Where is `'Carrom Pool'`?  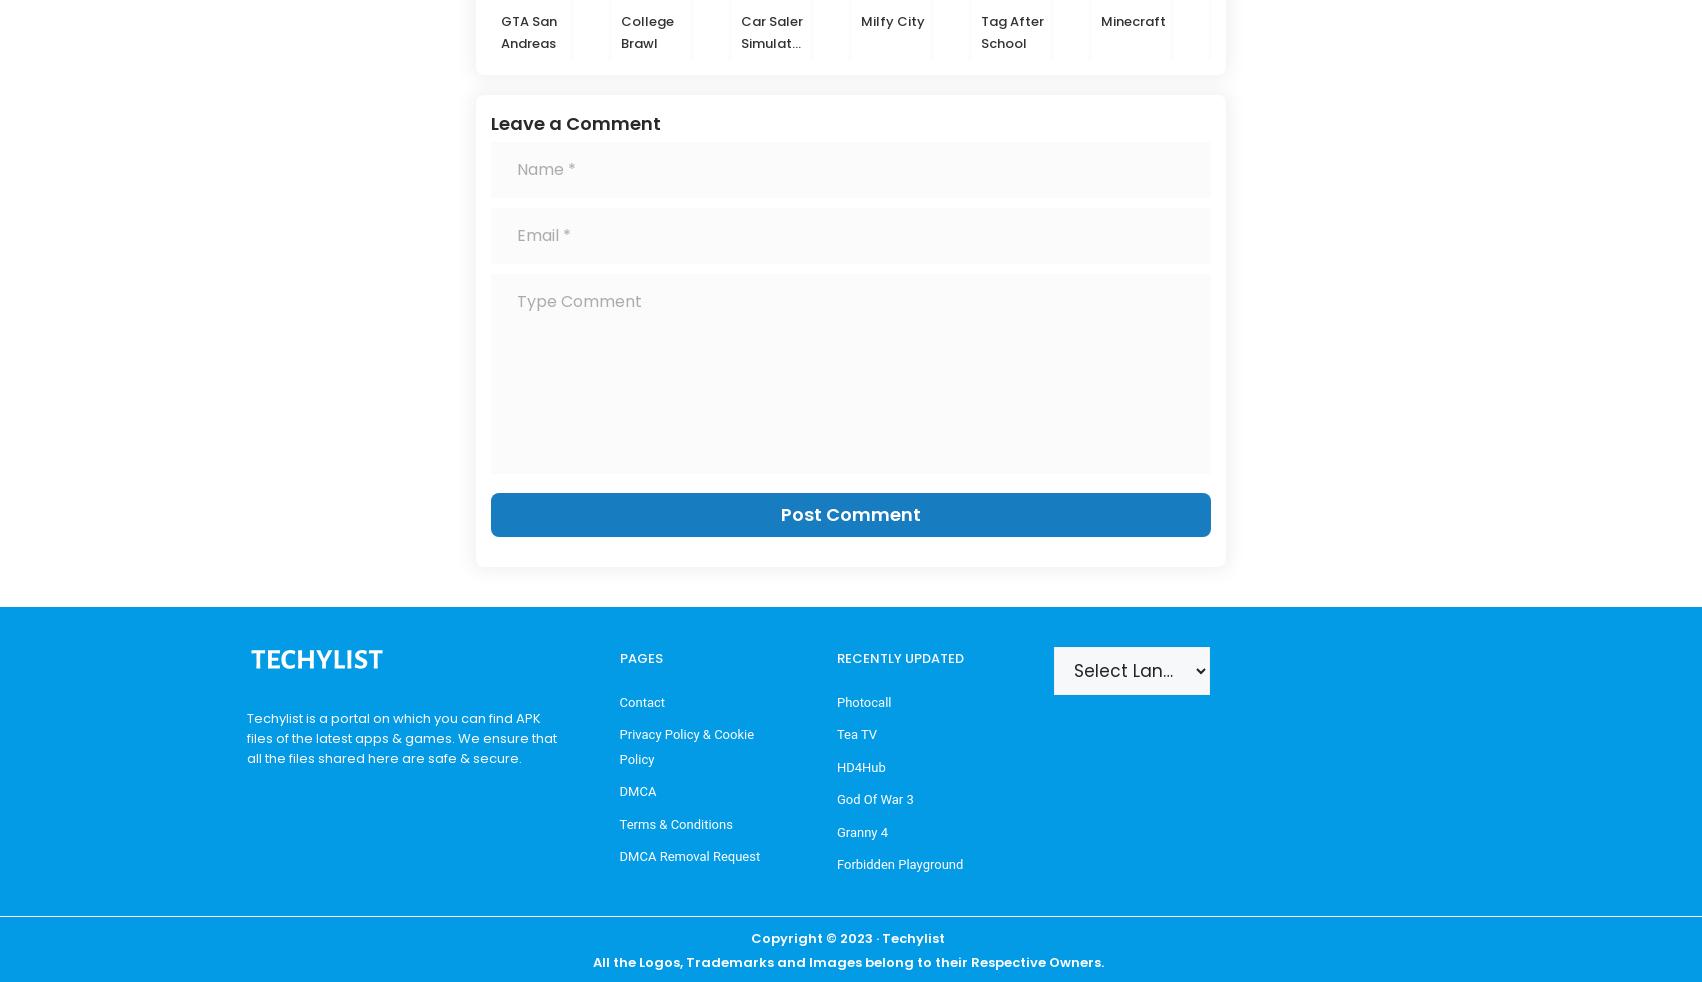 'Carrom Pool' is located at coordinates (1247, 30).